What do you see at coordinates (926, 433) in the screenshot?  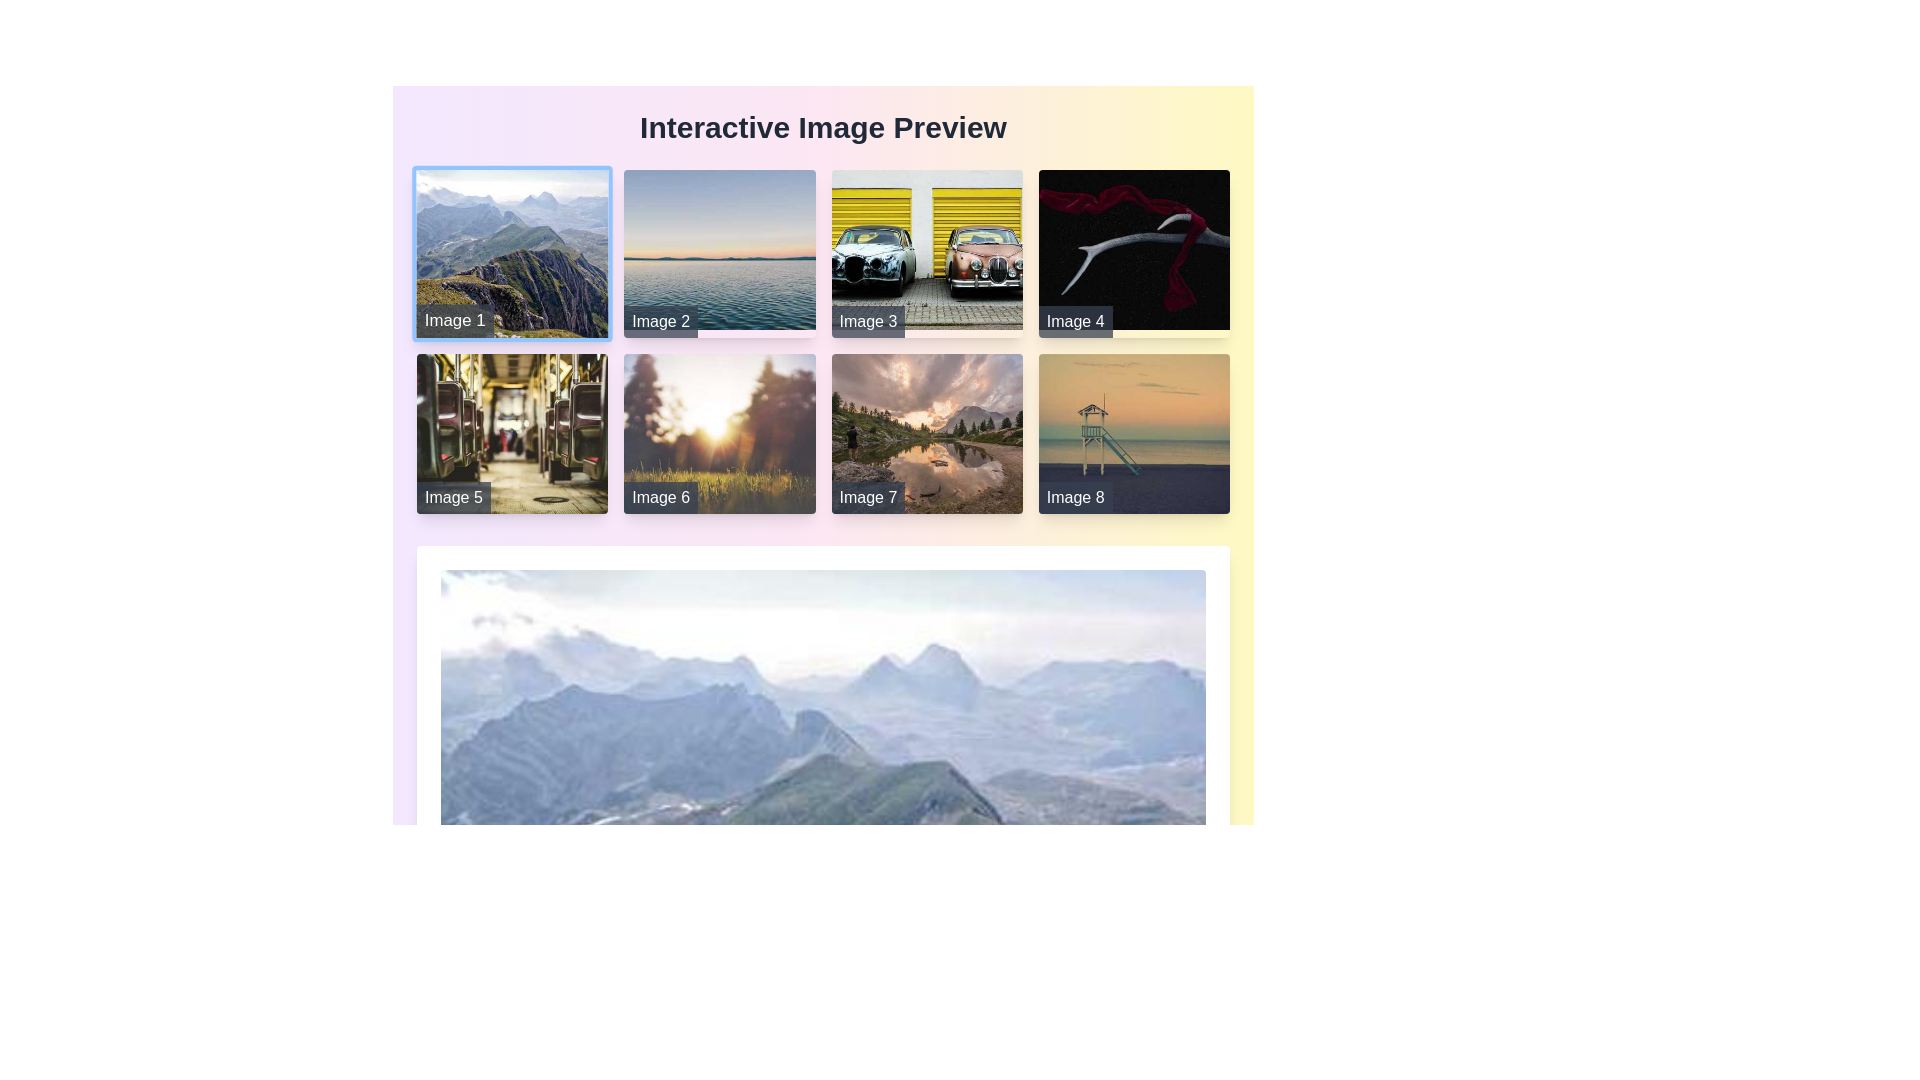 I see `the Image card for 'Image 7'` at bounding box center [926, 433].